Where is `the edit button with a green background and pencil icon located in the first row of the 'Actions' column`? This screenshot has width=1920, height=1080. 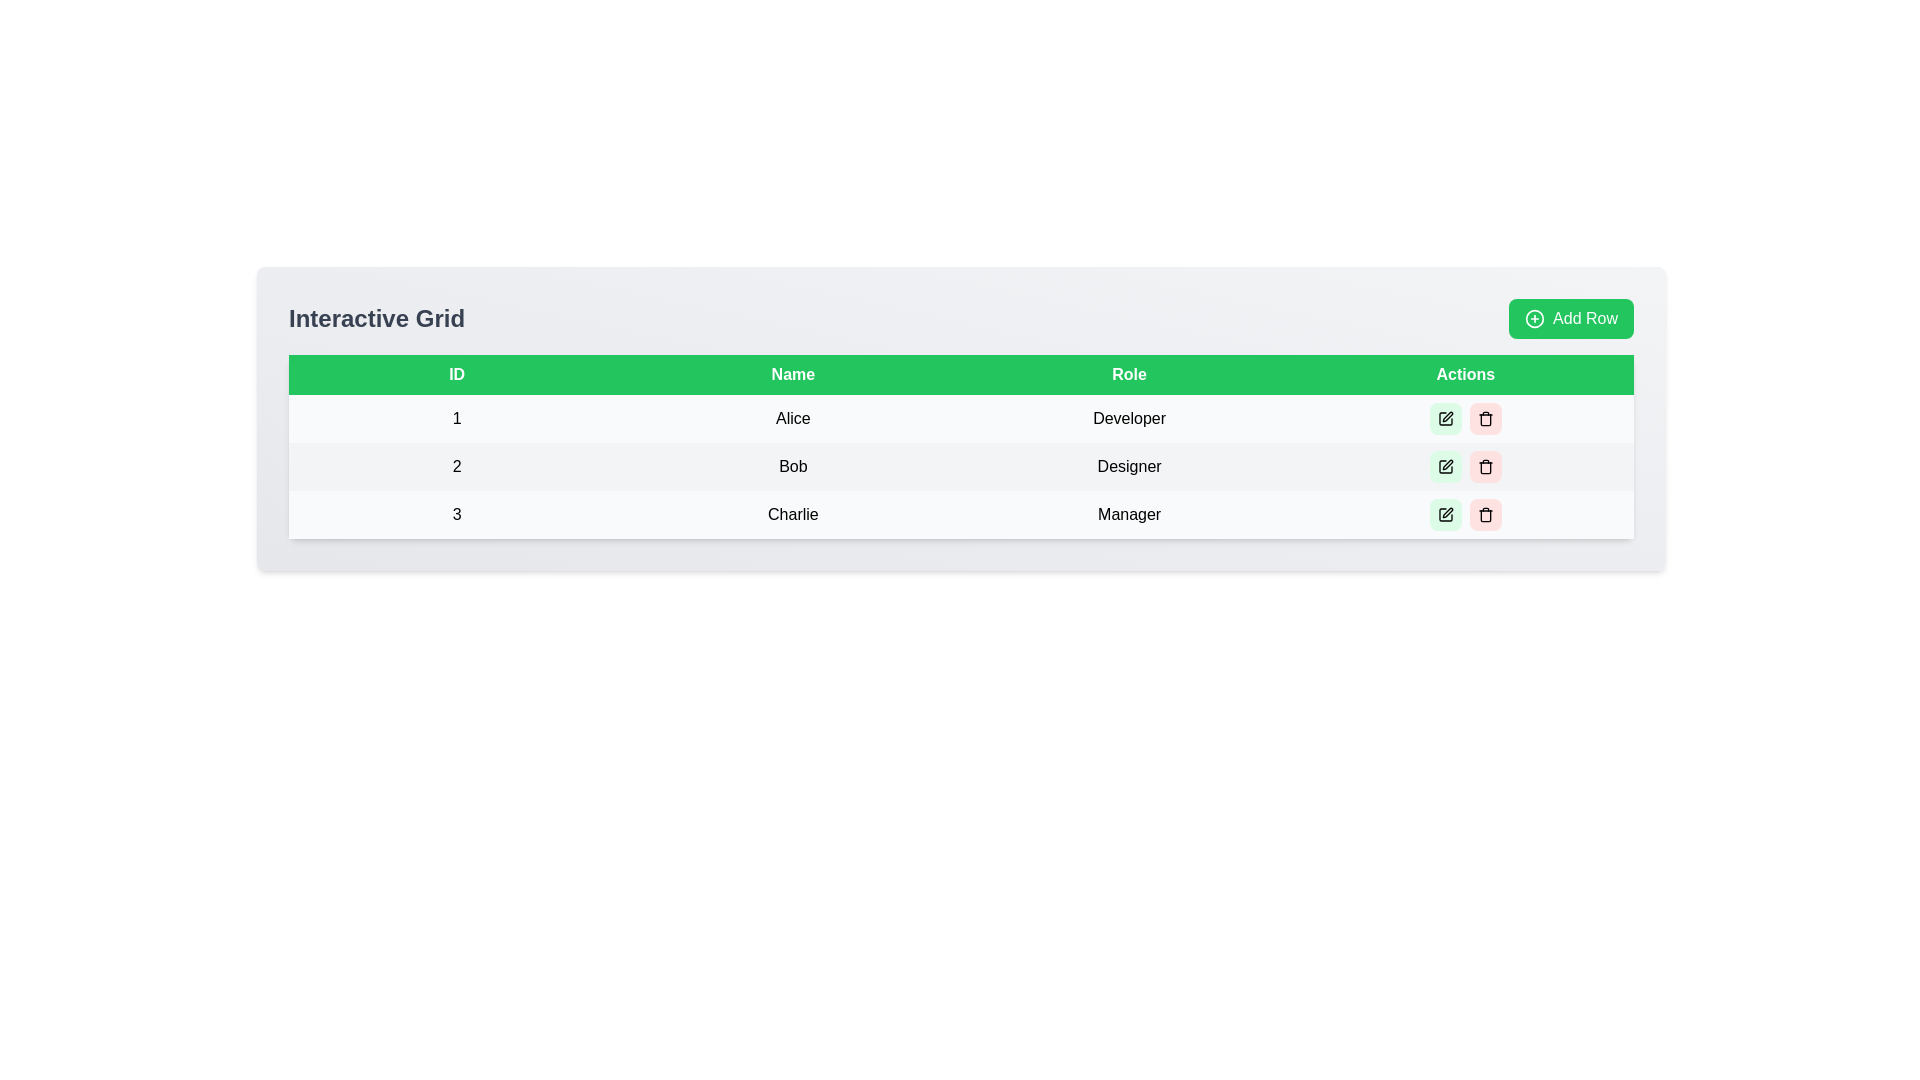
the edit button with a green background and pencil icon located in the first row of the 'Actions' column is located at coordinates (1445, 418).